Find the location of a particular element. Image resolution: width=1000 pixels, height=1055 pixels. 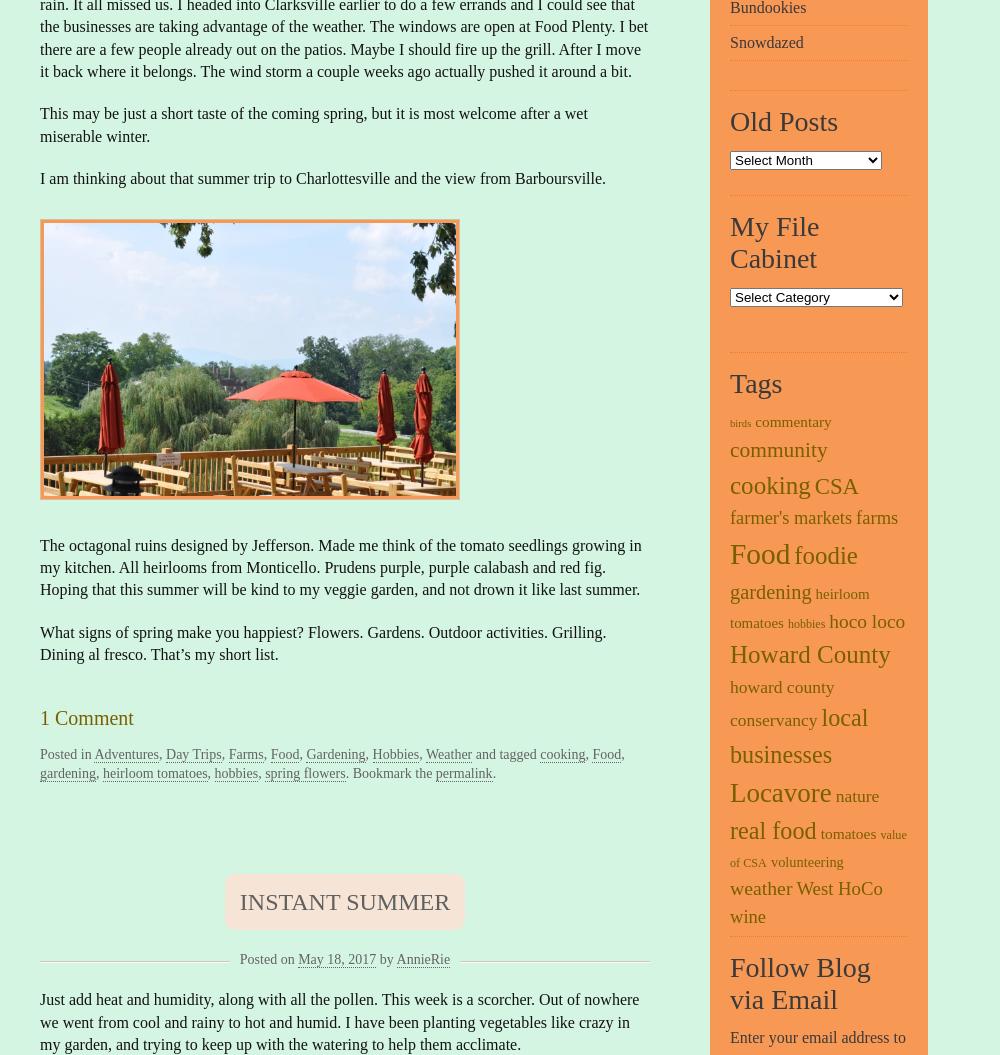

'Weather' is located at coordinates (447, 753).